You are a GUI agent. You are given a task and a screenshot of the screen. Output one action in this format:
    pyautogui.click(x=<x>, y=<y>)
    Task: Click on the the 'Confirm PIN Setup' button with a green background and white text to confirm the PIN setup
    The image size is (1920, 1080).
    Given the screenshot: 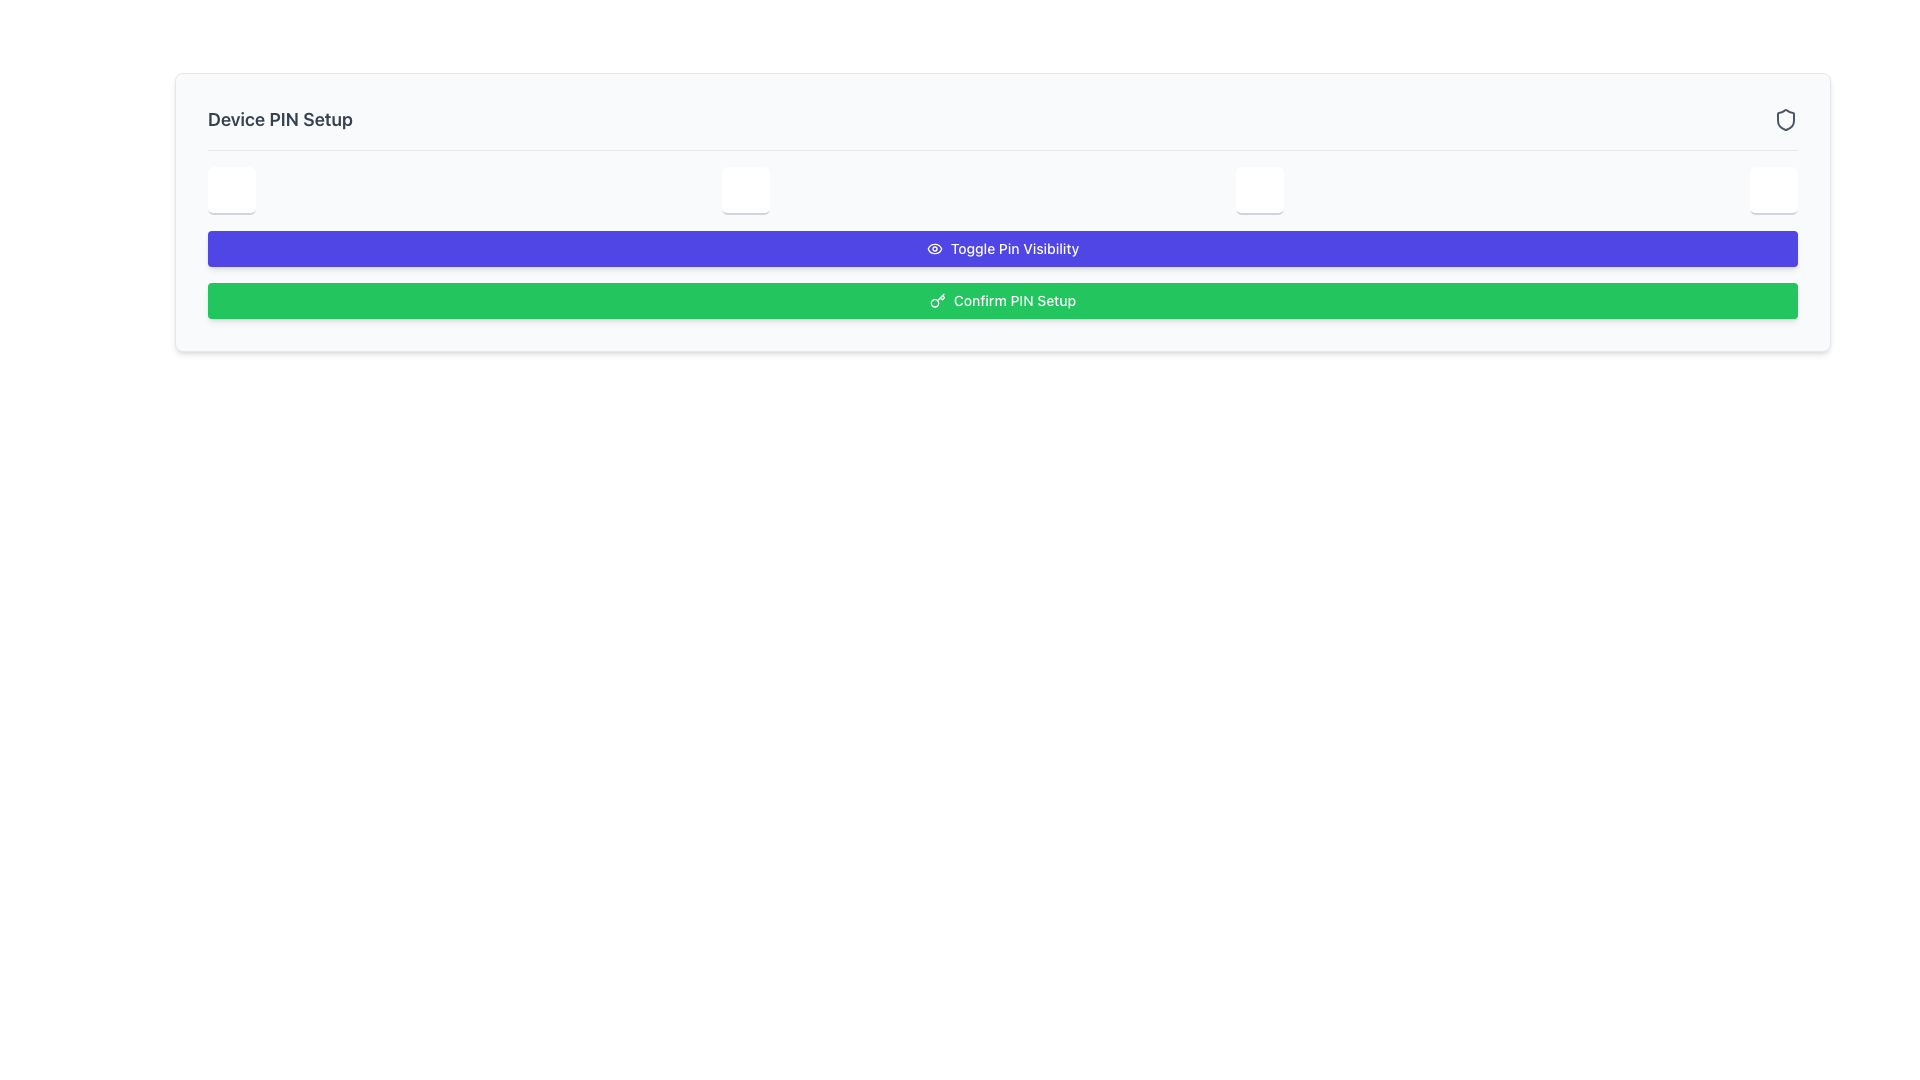 What is the action you would take?
    pyautogui.click(x=1003, y=300)
    